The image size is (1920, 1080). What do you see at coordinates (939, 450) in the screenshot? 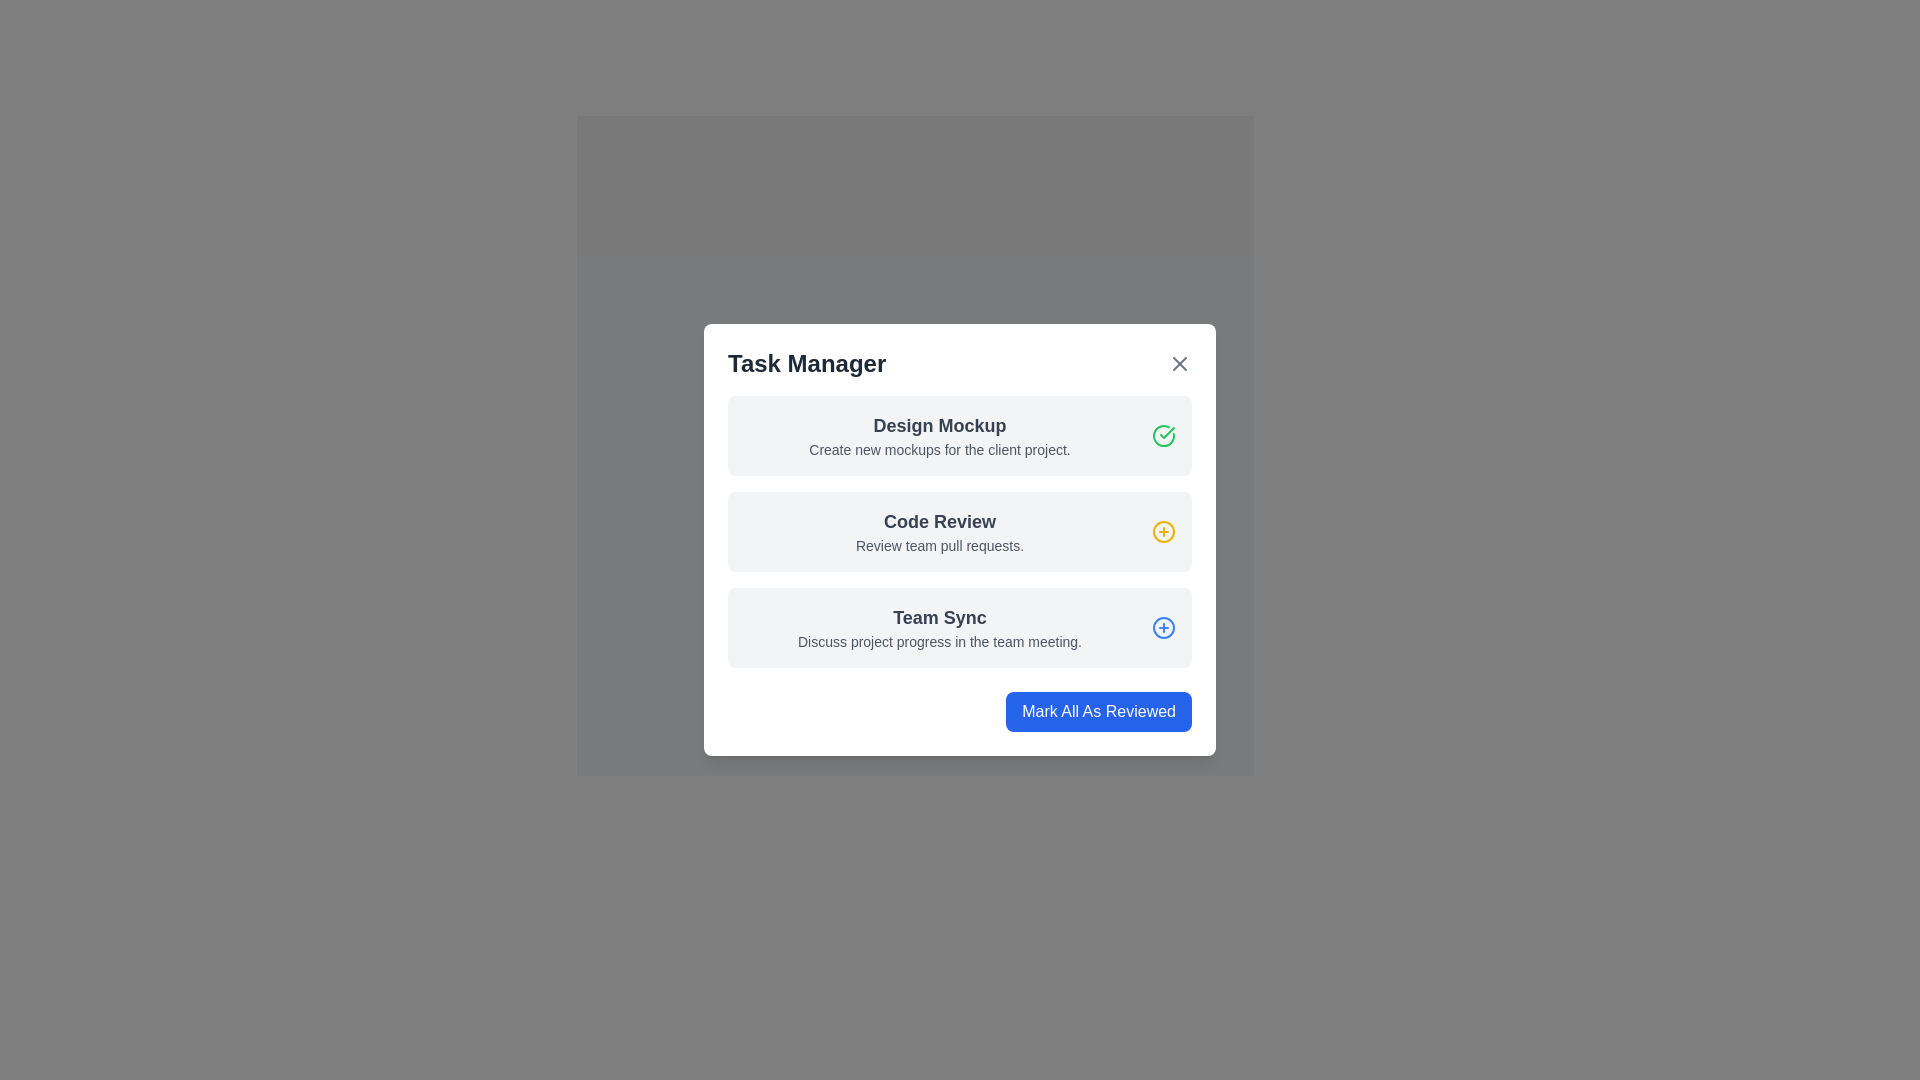
I see `the descriptive text label in the 'Task Manager' dialog box under the 'Design Mockup' header, which provides information about creating mockups for a client project` at bounding box center [939, 450].